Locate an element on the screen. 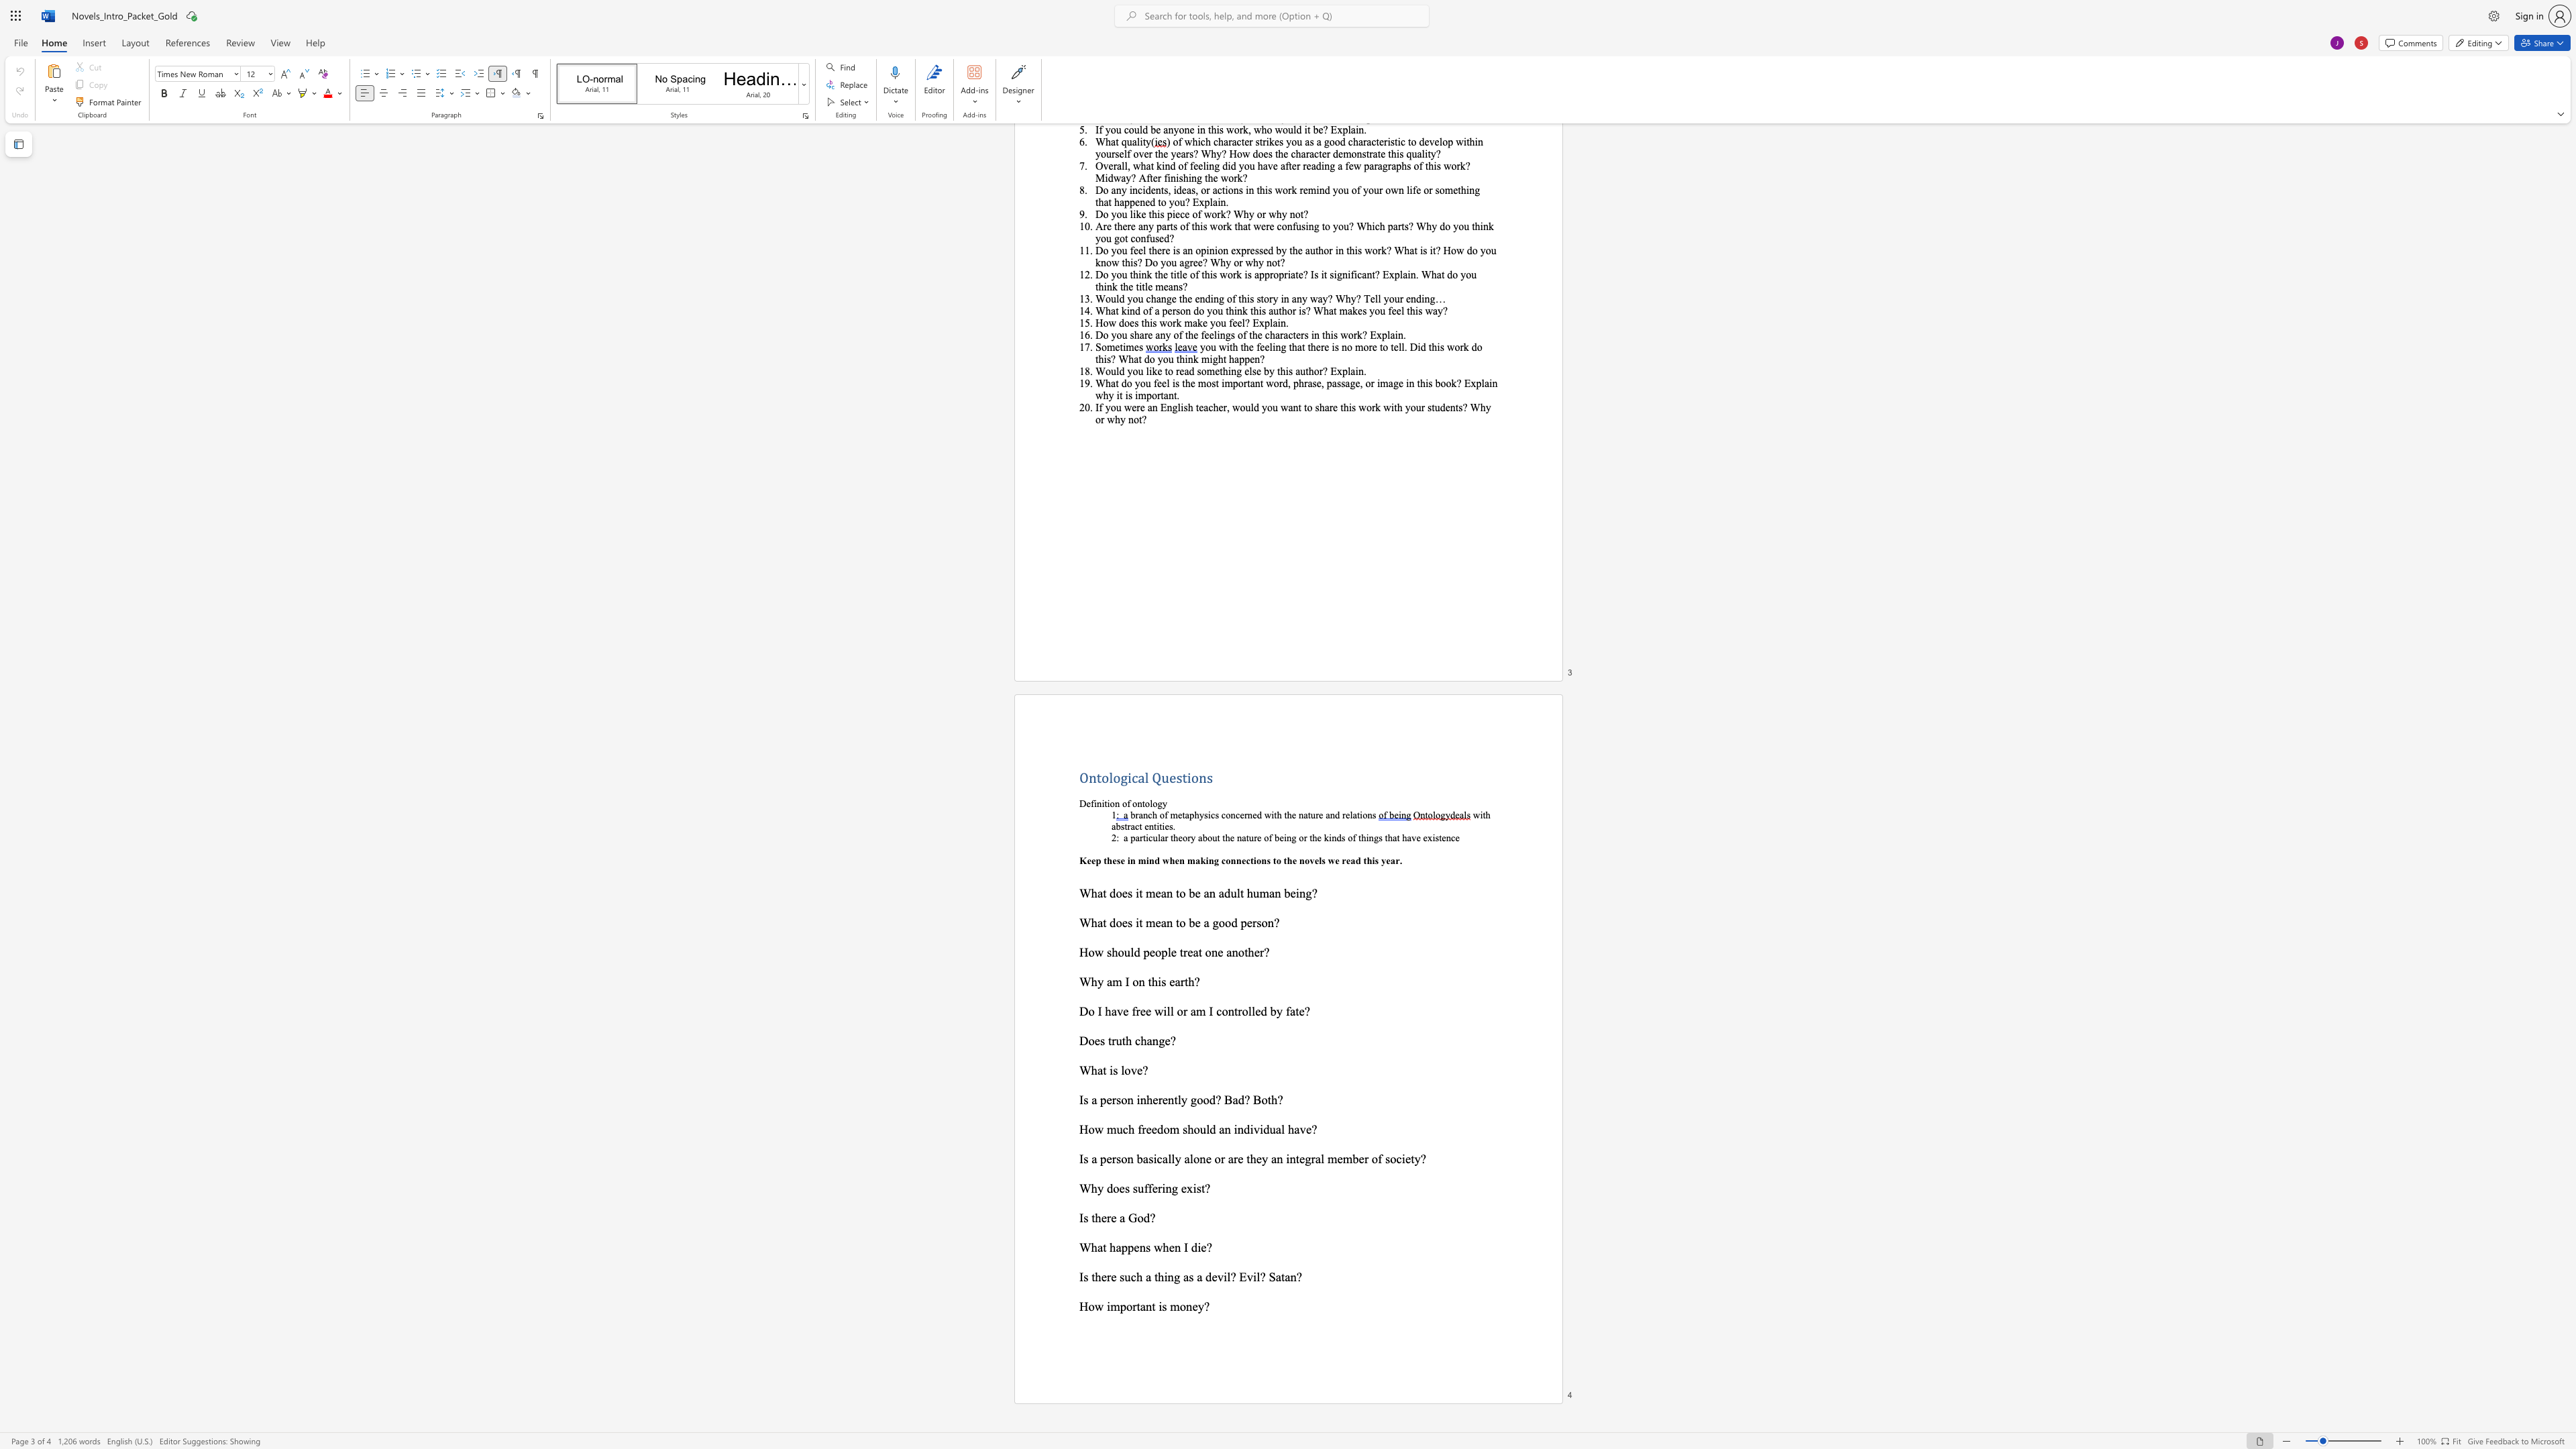 The image size is (2576, 1449). the subset text "Definition of on" within the text "Definition of ontology" is located at coordinates (1079, 802).